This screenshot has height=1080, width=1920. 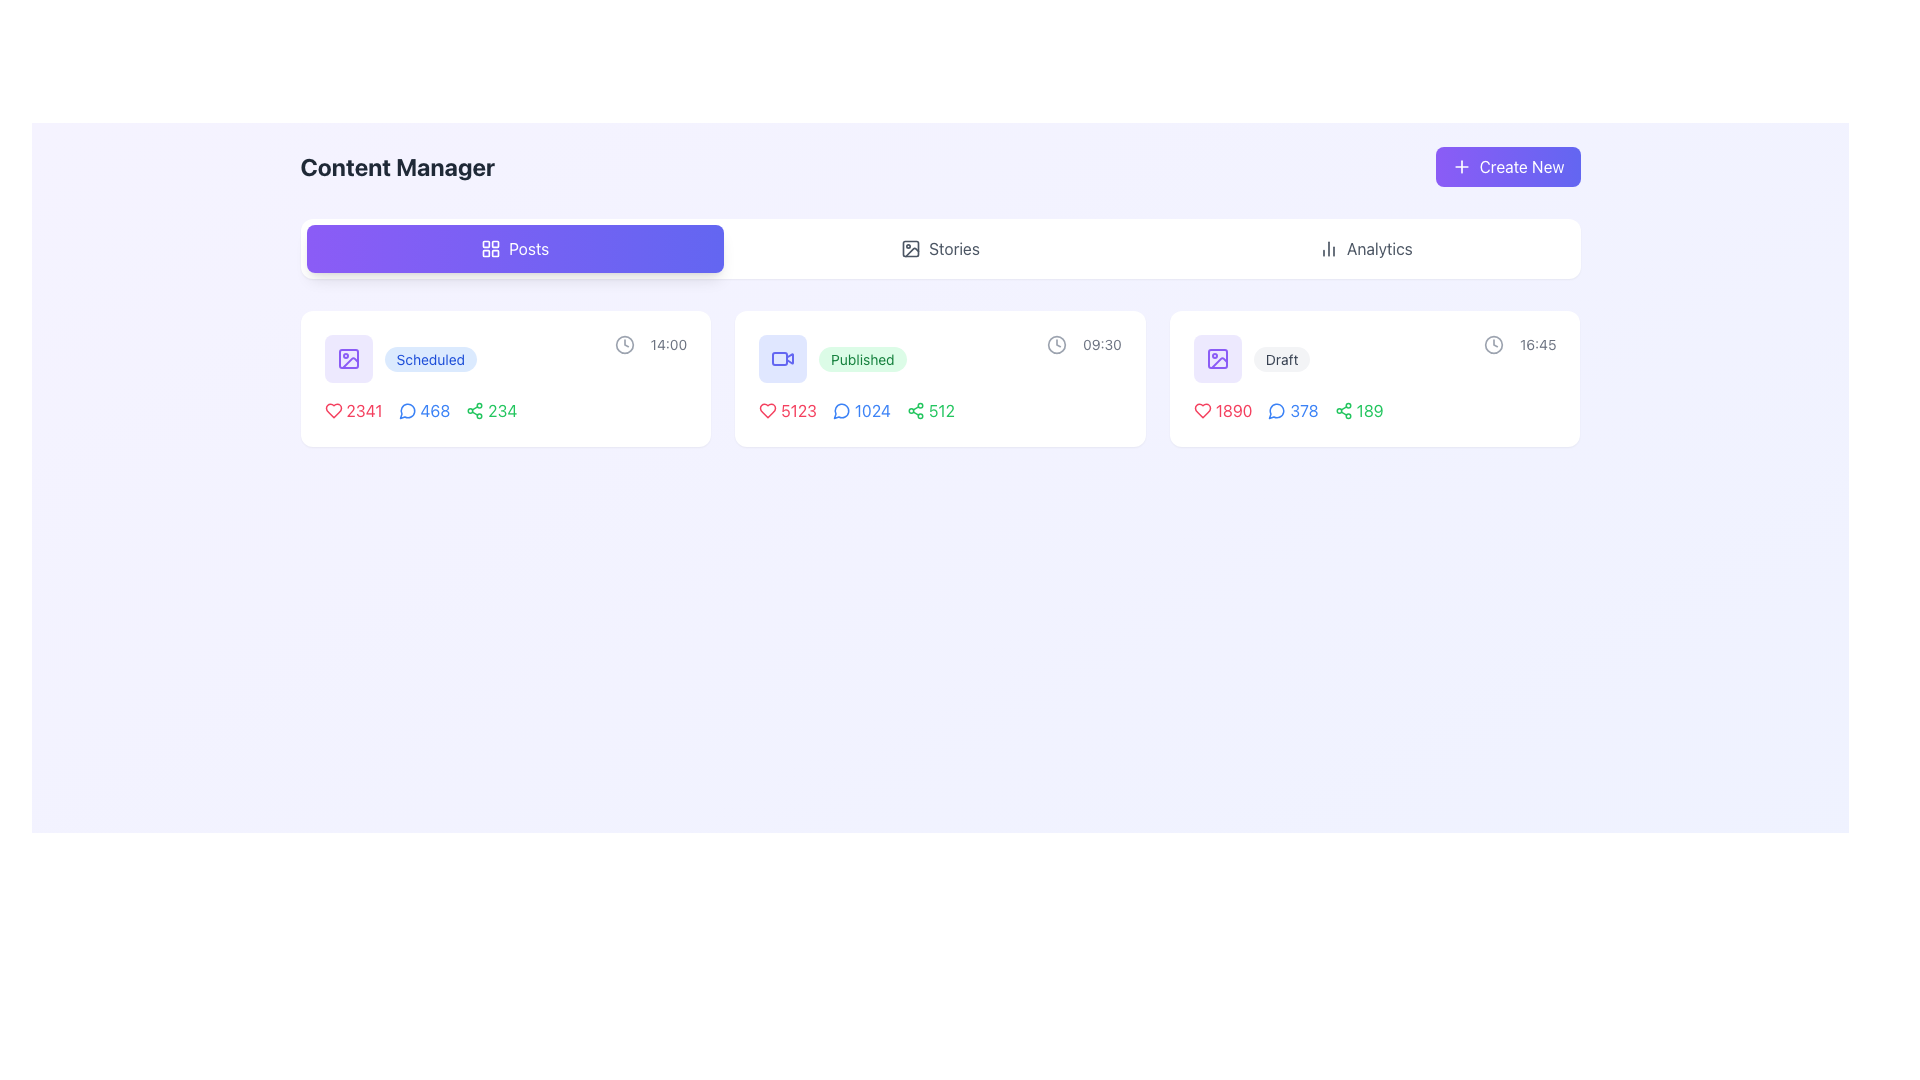 I want to click on the heart icon located at the bottom-left corner of the scheduled content card, which represents a like or favorite action, so click(x=333, y=410).